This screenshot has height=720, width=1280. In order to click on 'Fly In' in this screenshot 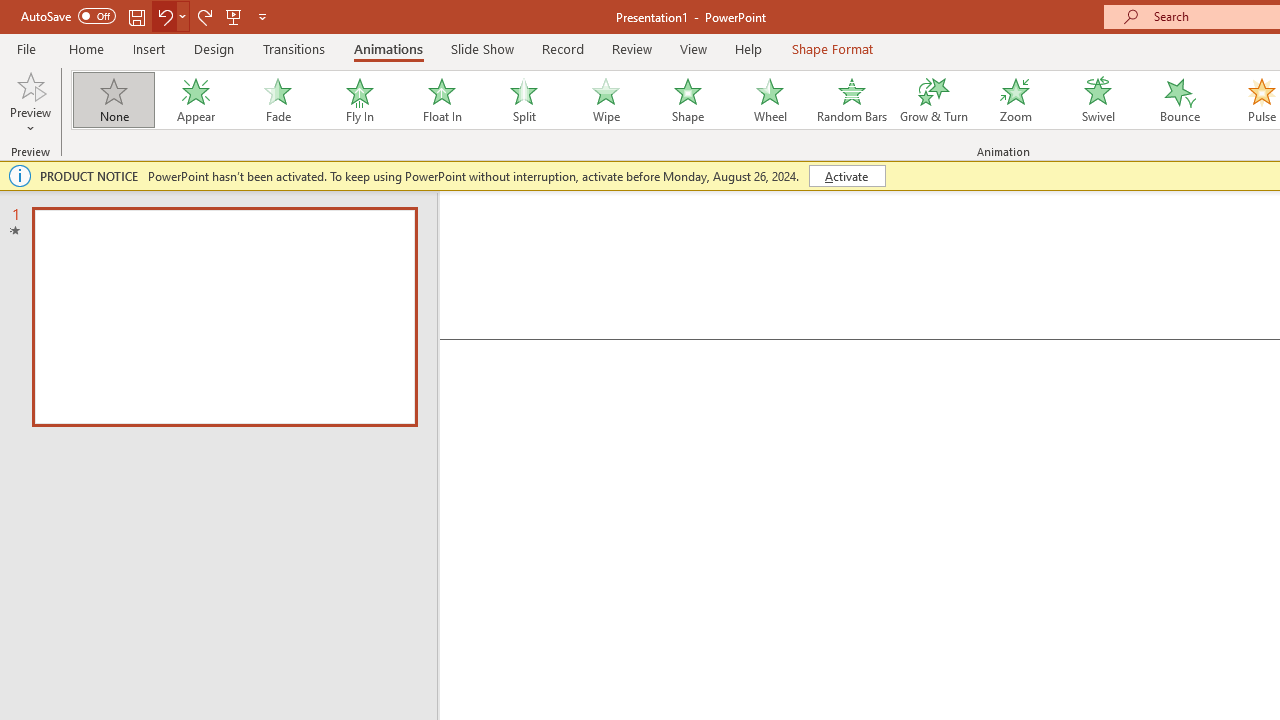, I will do `click(359, 100)`.